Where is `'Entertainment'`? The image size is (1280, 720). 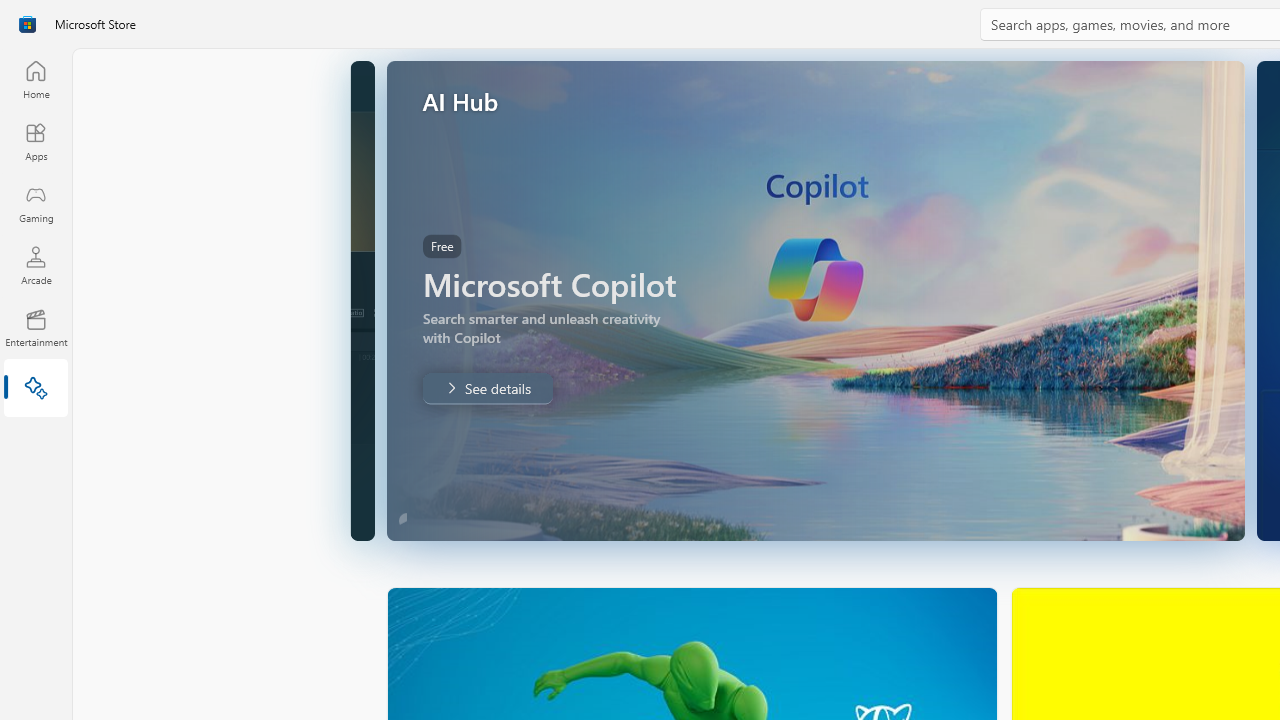 'Entertainment' is located at coordinates (35, 326).